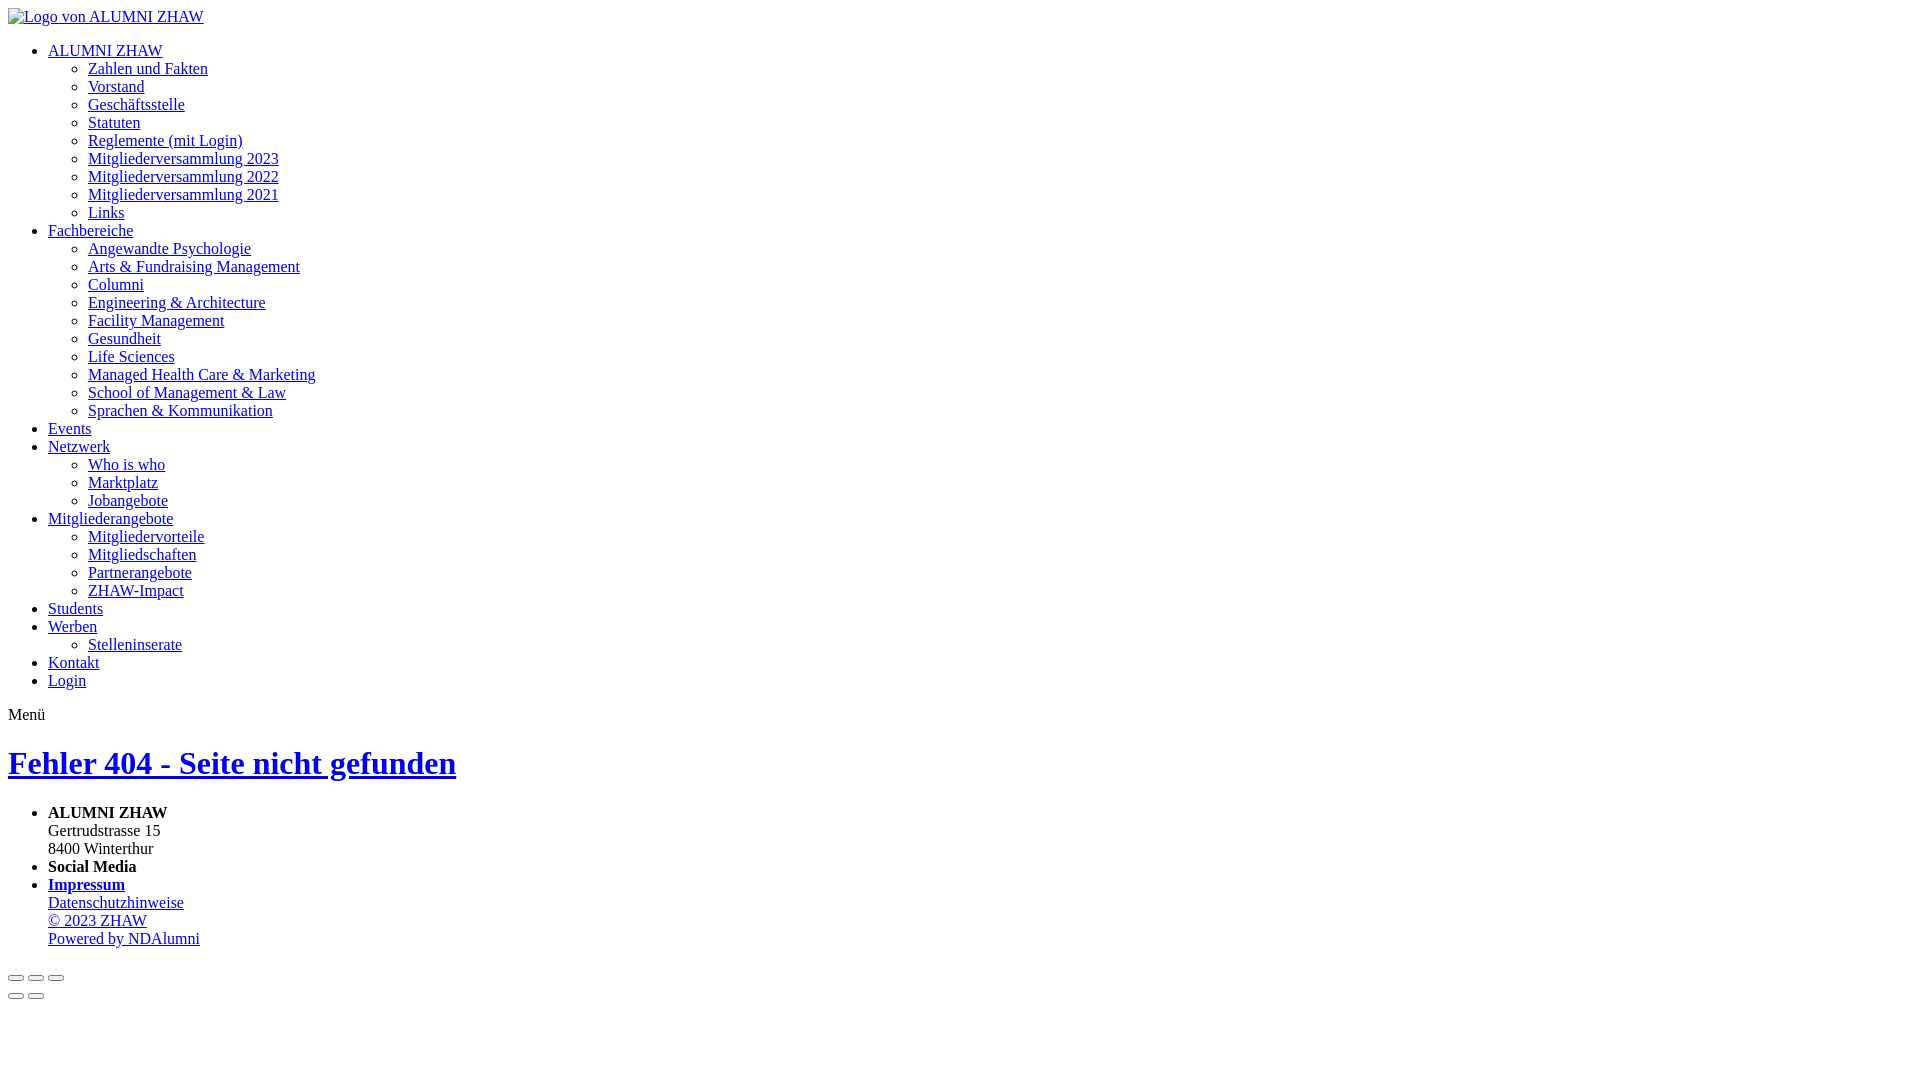 The width and height of the screenshot is (1920, 1080). What do you see at coordinates (72, 625) in the screenshot?
I see `'Werben'` at bounding box center [72, 625].